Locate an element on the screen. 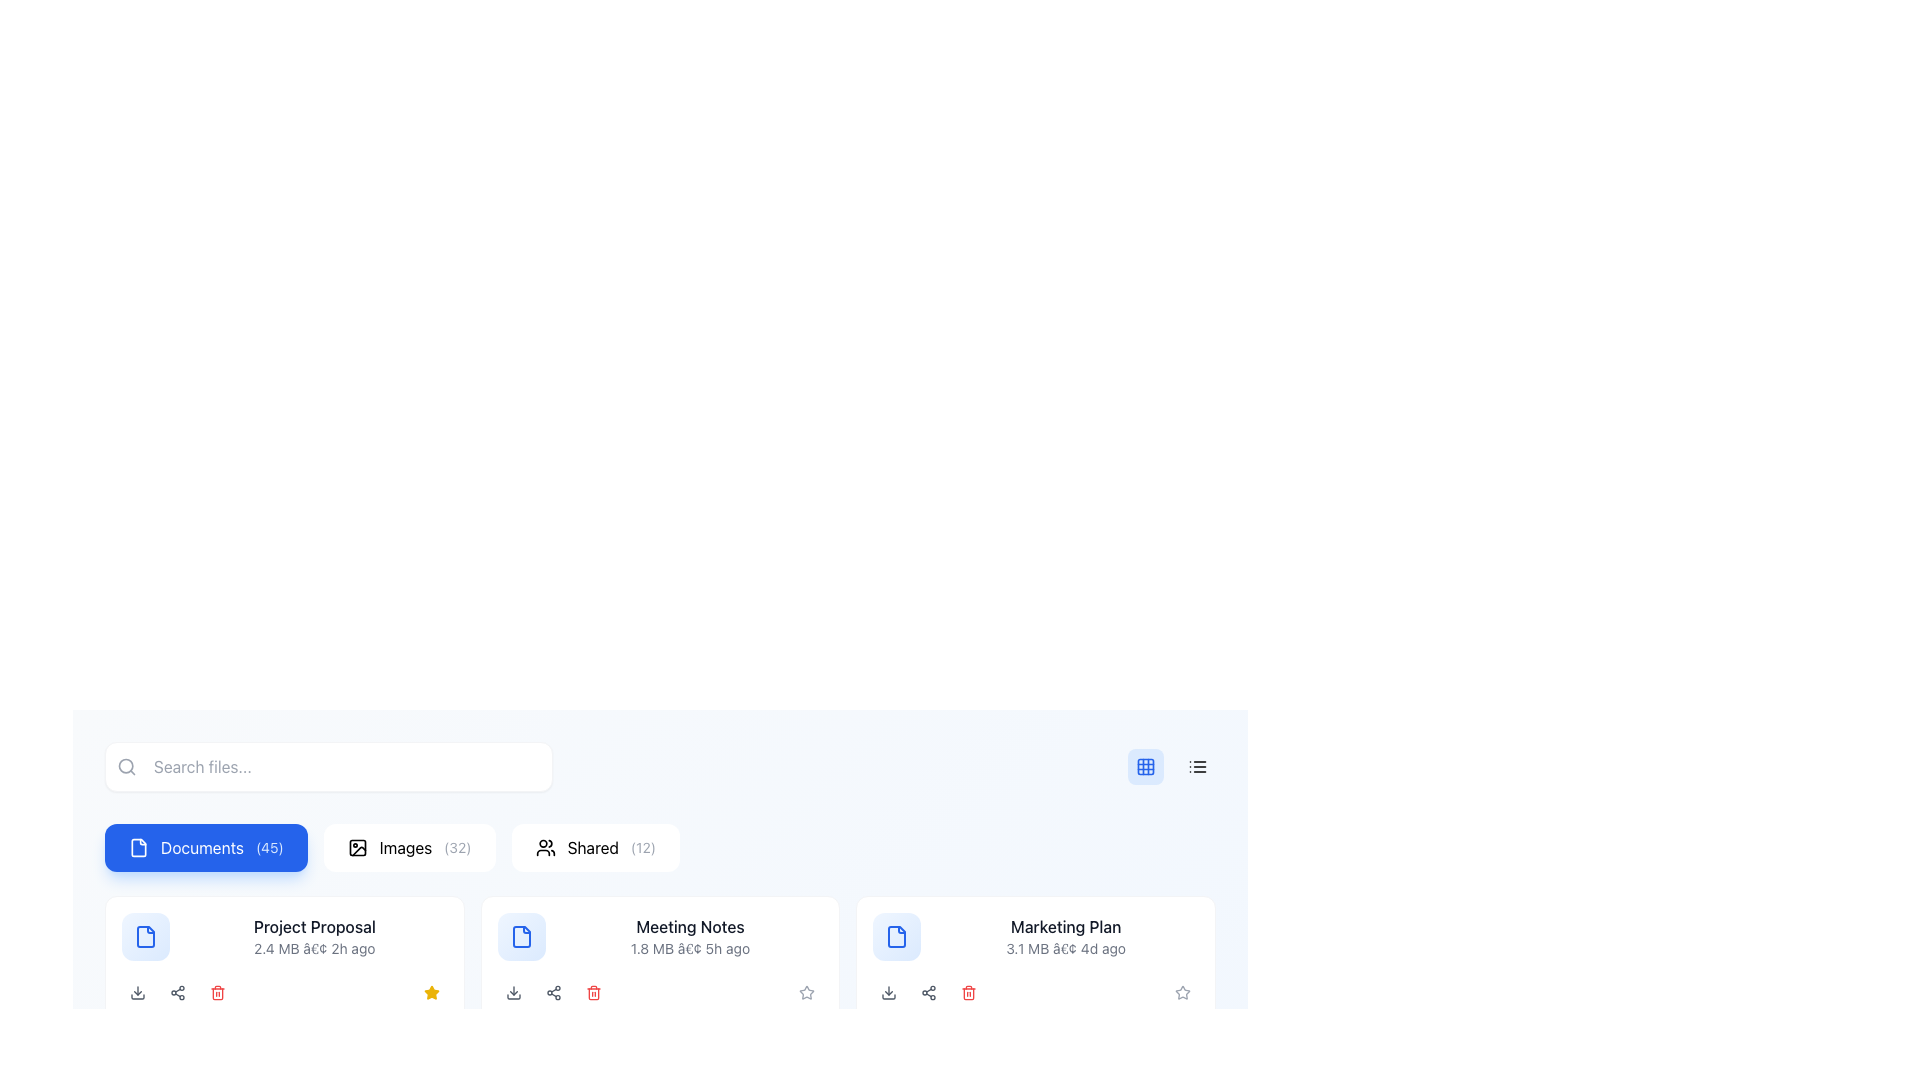 The height and width of the screenshot is (1080, 1920). information from the text label displaying '3.1 MB • 4d ago', which is styled in muted gray and is located below the 'Marketing Plan' title in the file description card is located at coordinates (1065, 947).